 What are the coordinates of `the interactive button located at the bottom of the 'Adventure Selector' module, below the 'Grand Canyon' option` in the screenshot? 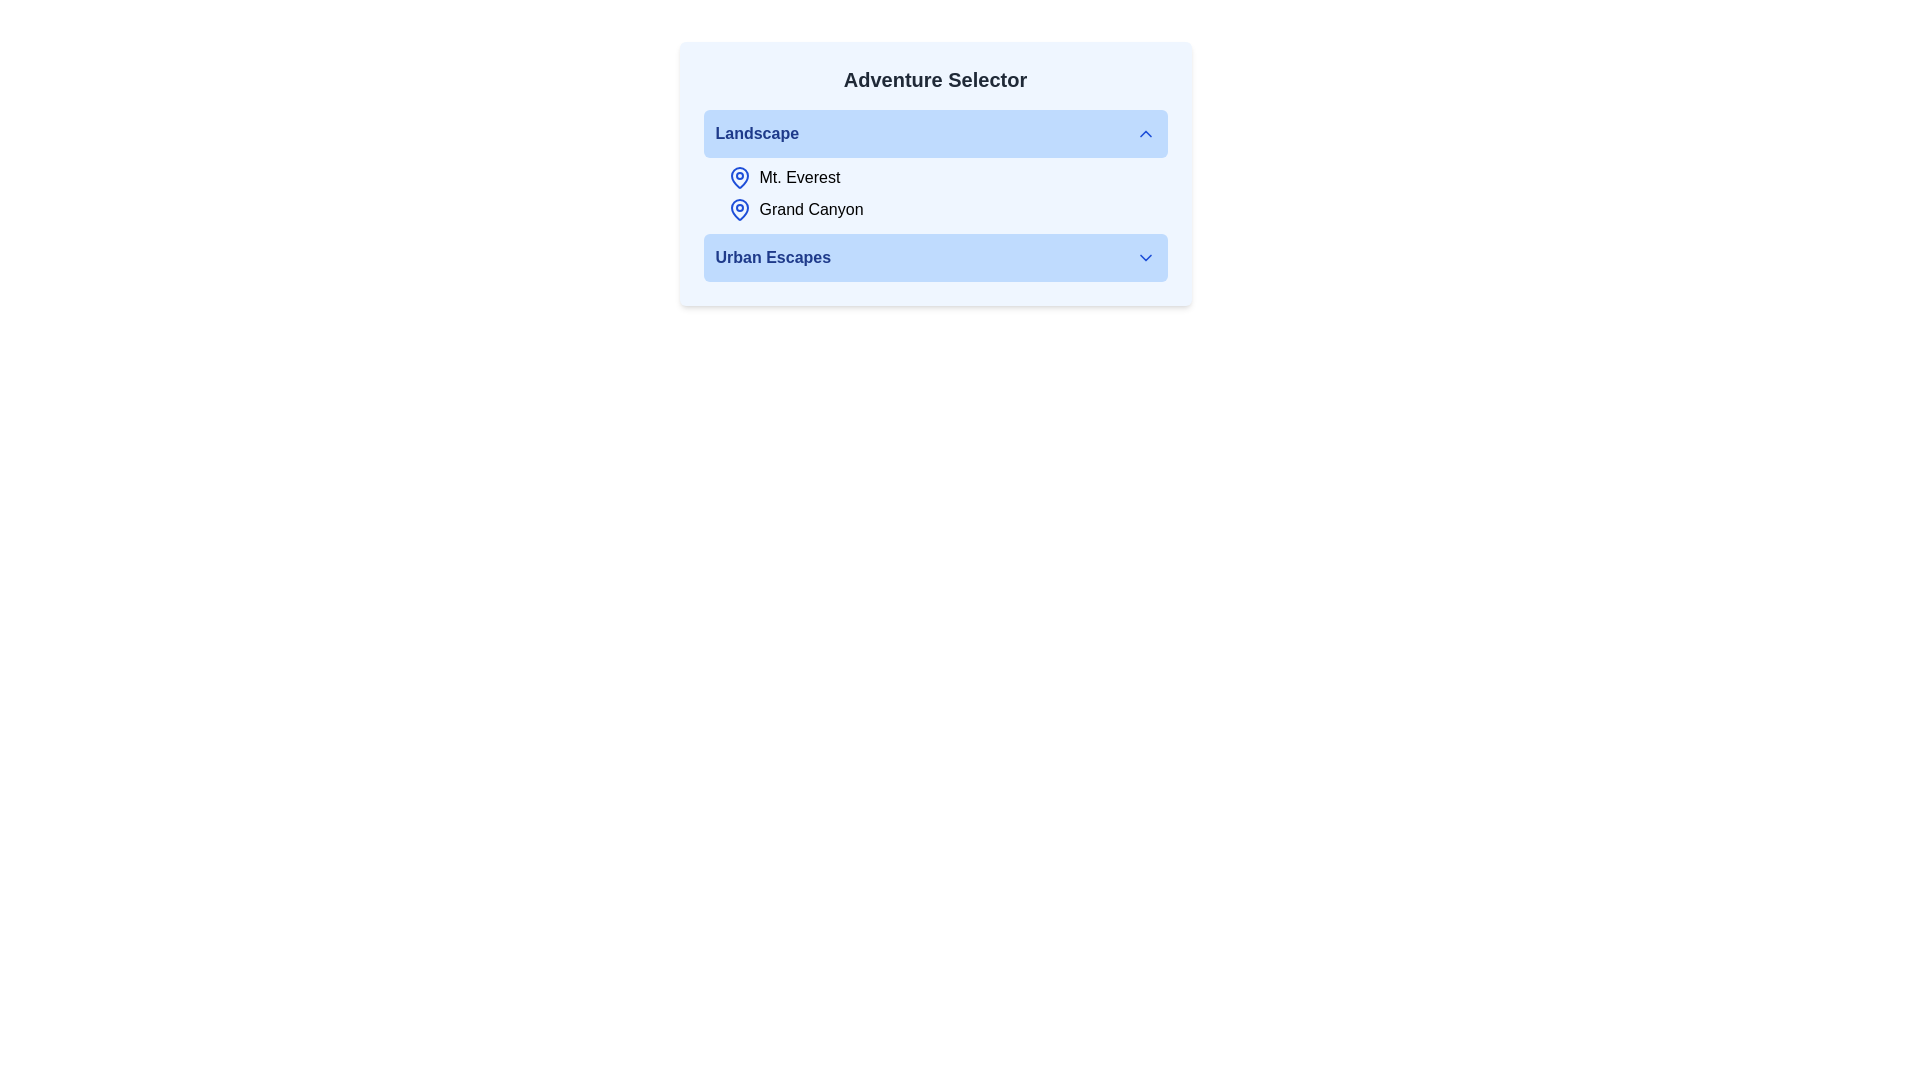 It's located at (934, 257).